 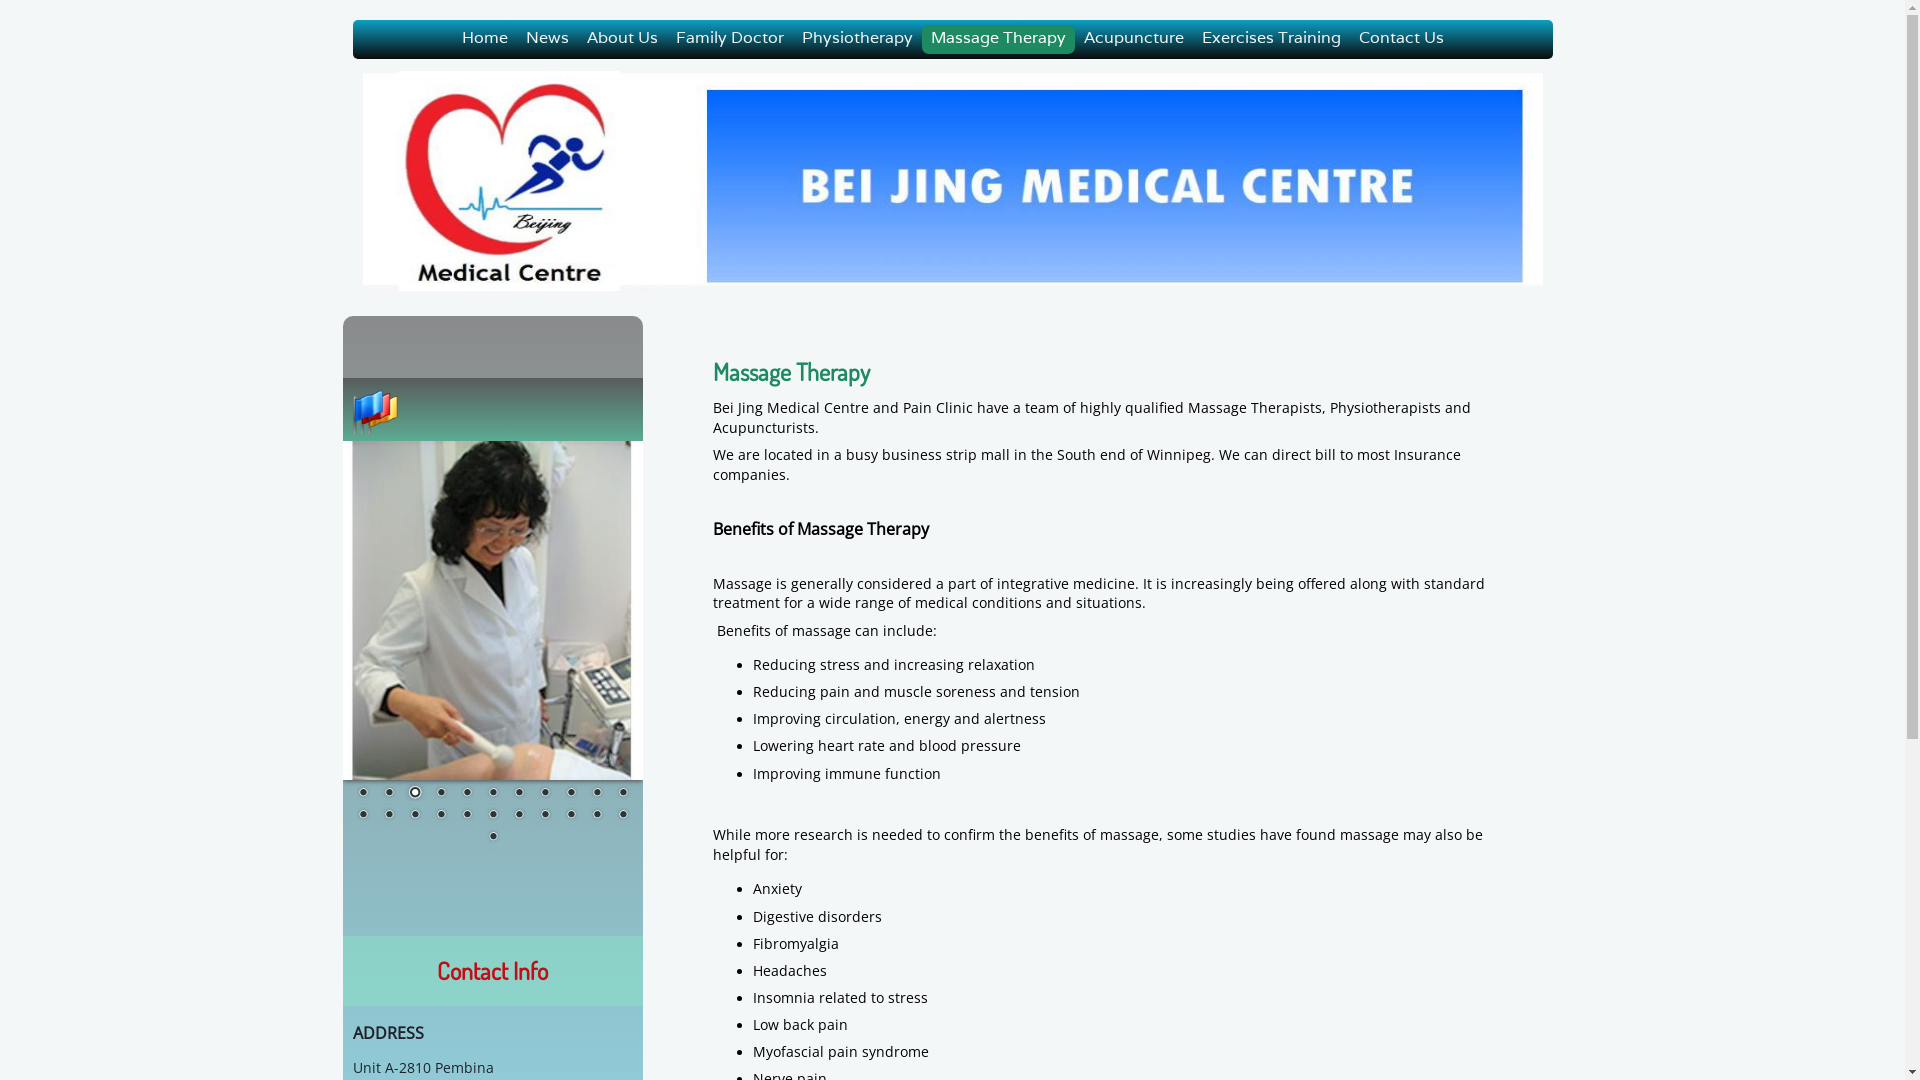 I want to click on '7', so click(x=518, y=793).